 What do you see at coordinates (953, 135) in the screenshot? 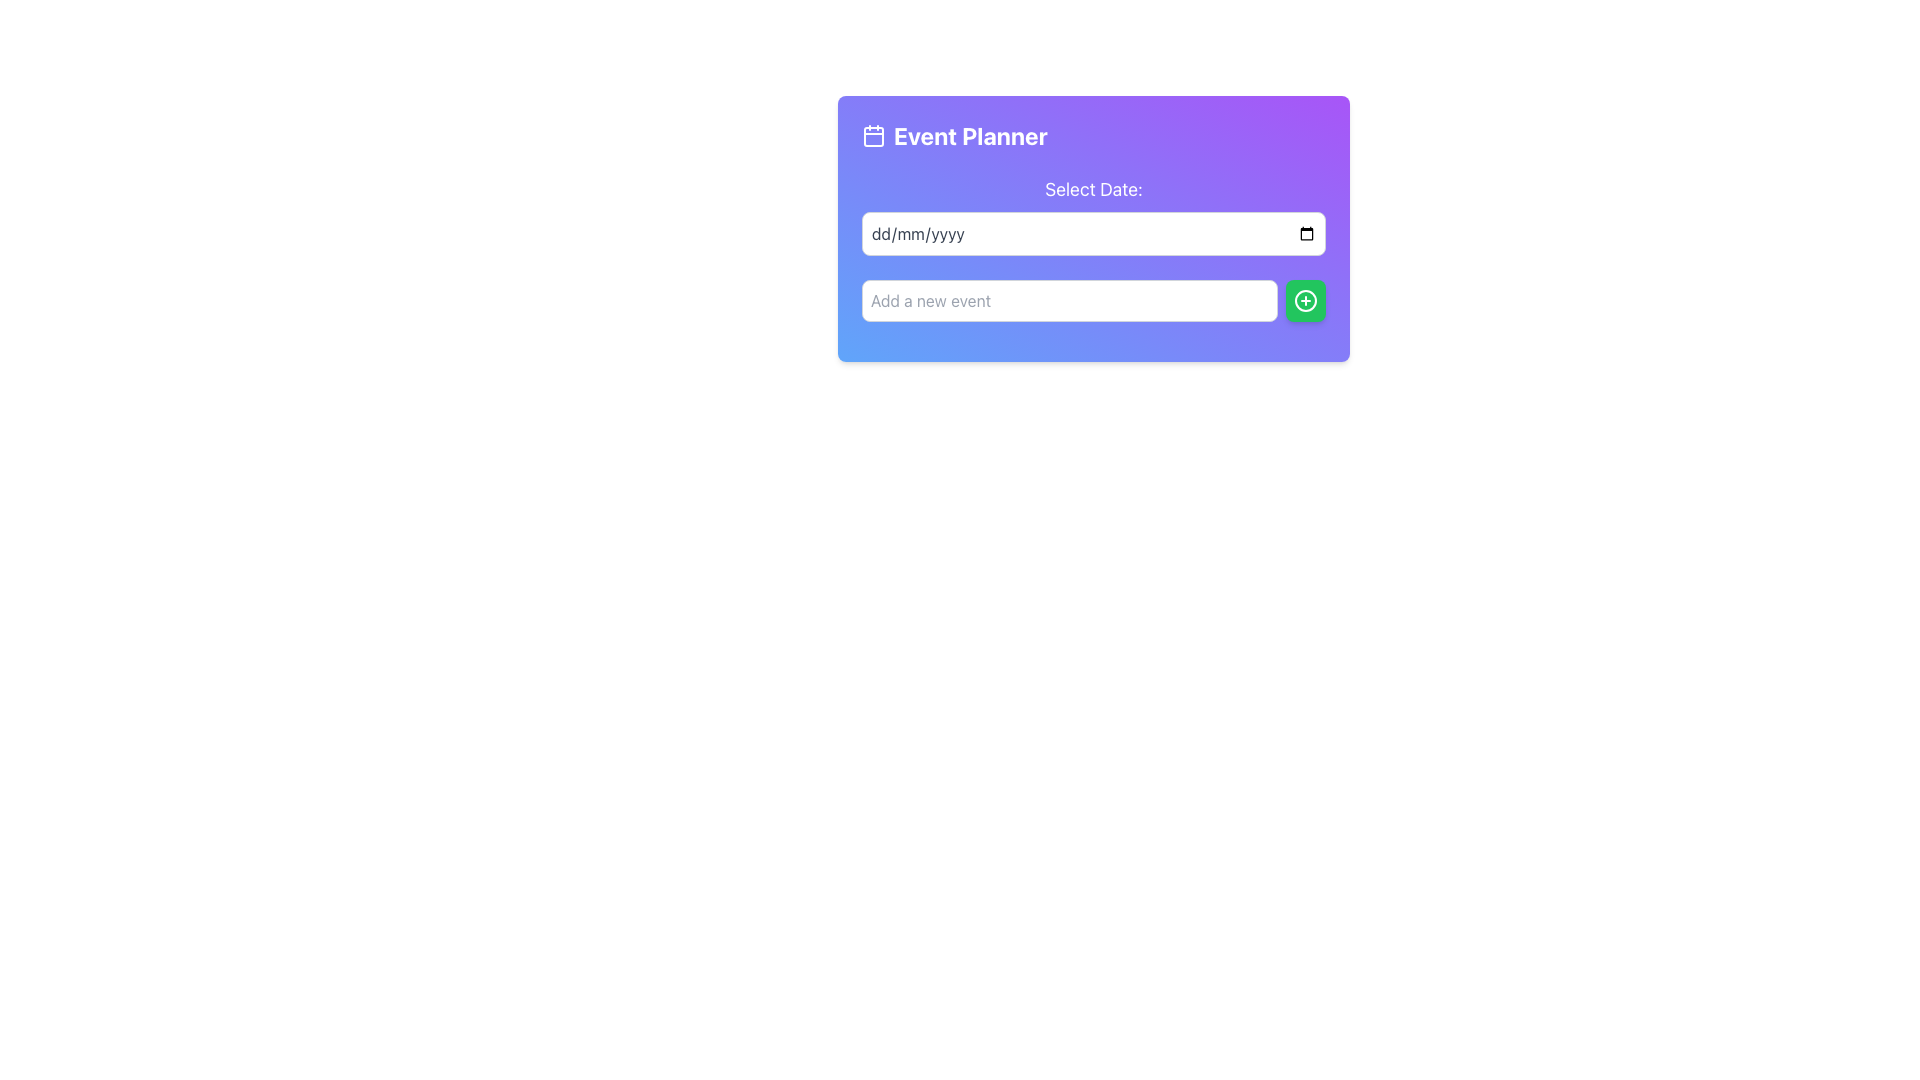
I see `the text label located at the top-left portion of the panel, adjacent to the calendar icon` at bounding box center [953, 135].